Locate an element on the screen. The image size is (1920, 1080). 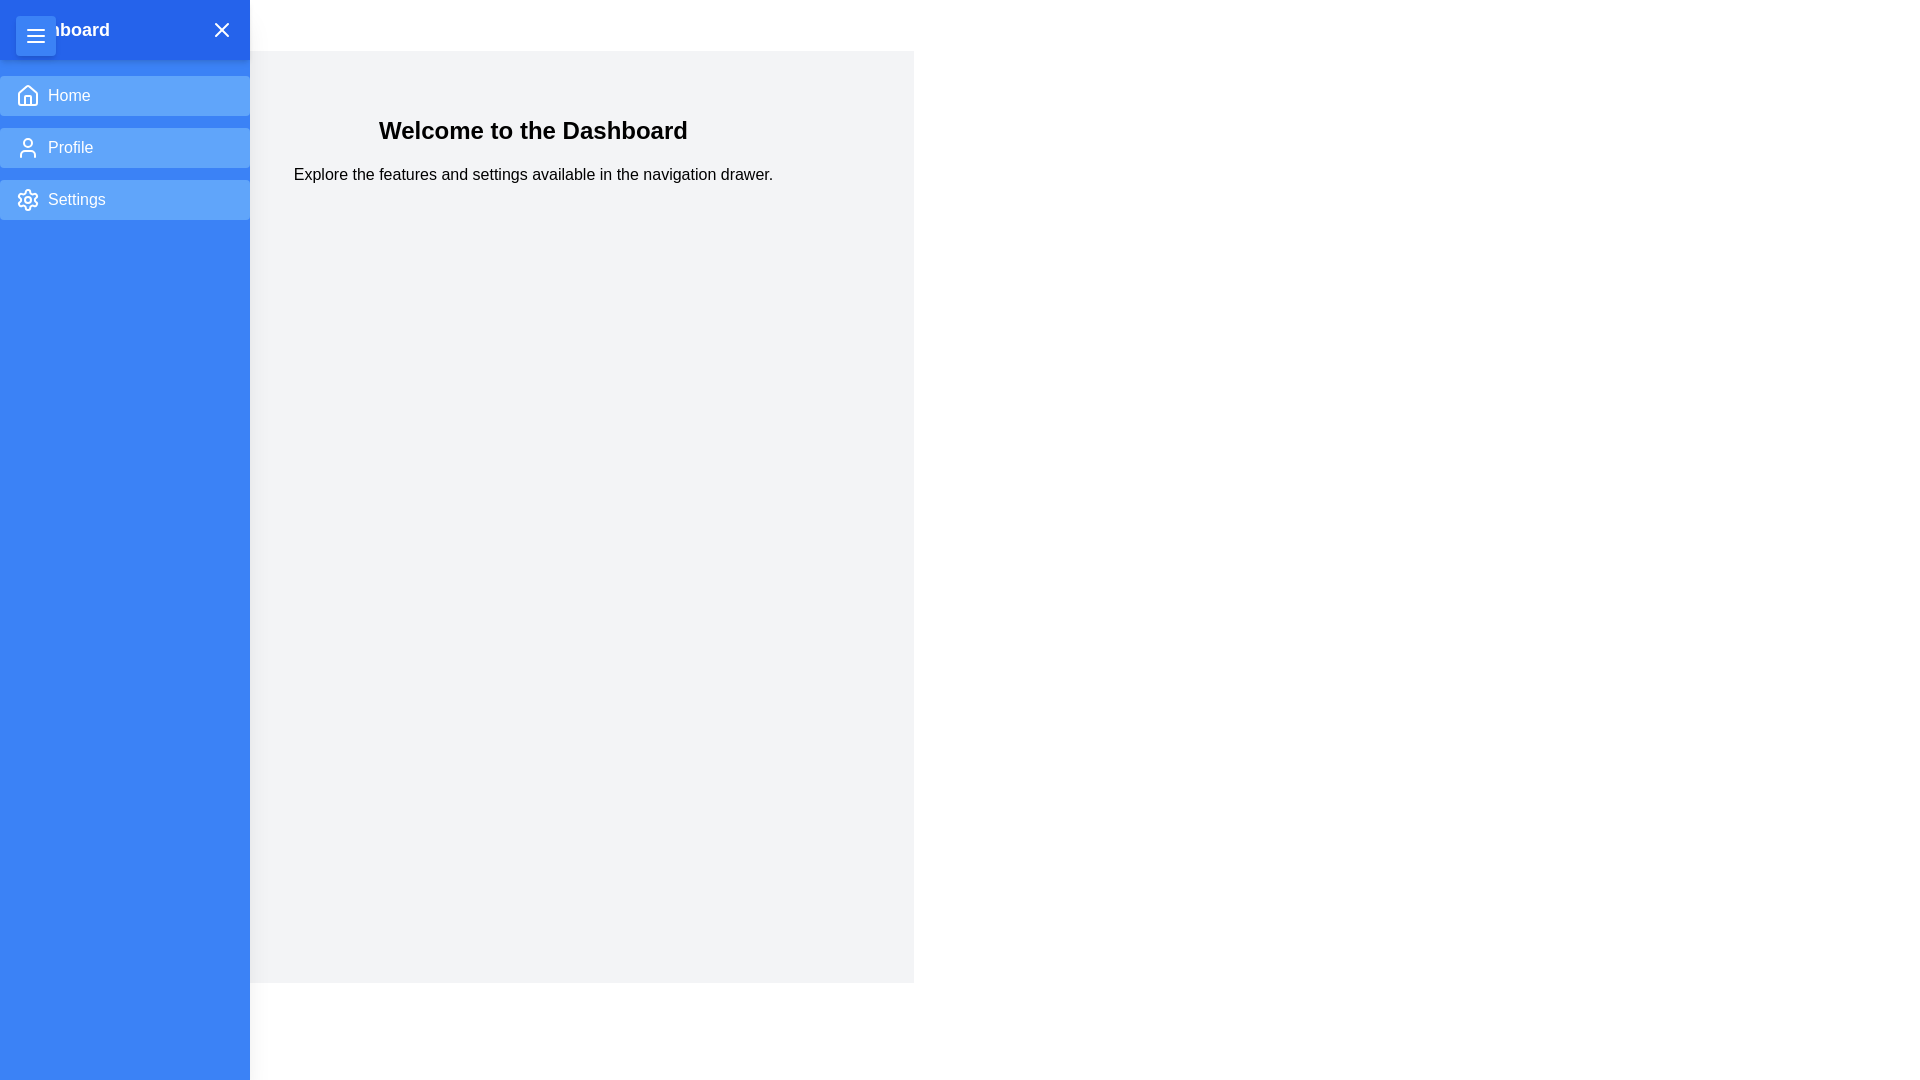
the settings icon located is located at coordinates (28, 200).